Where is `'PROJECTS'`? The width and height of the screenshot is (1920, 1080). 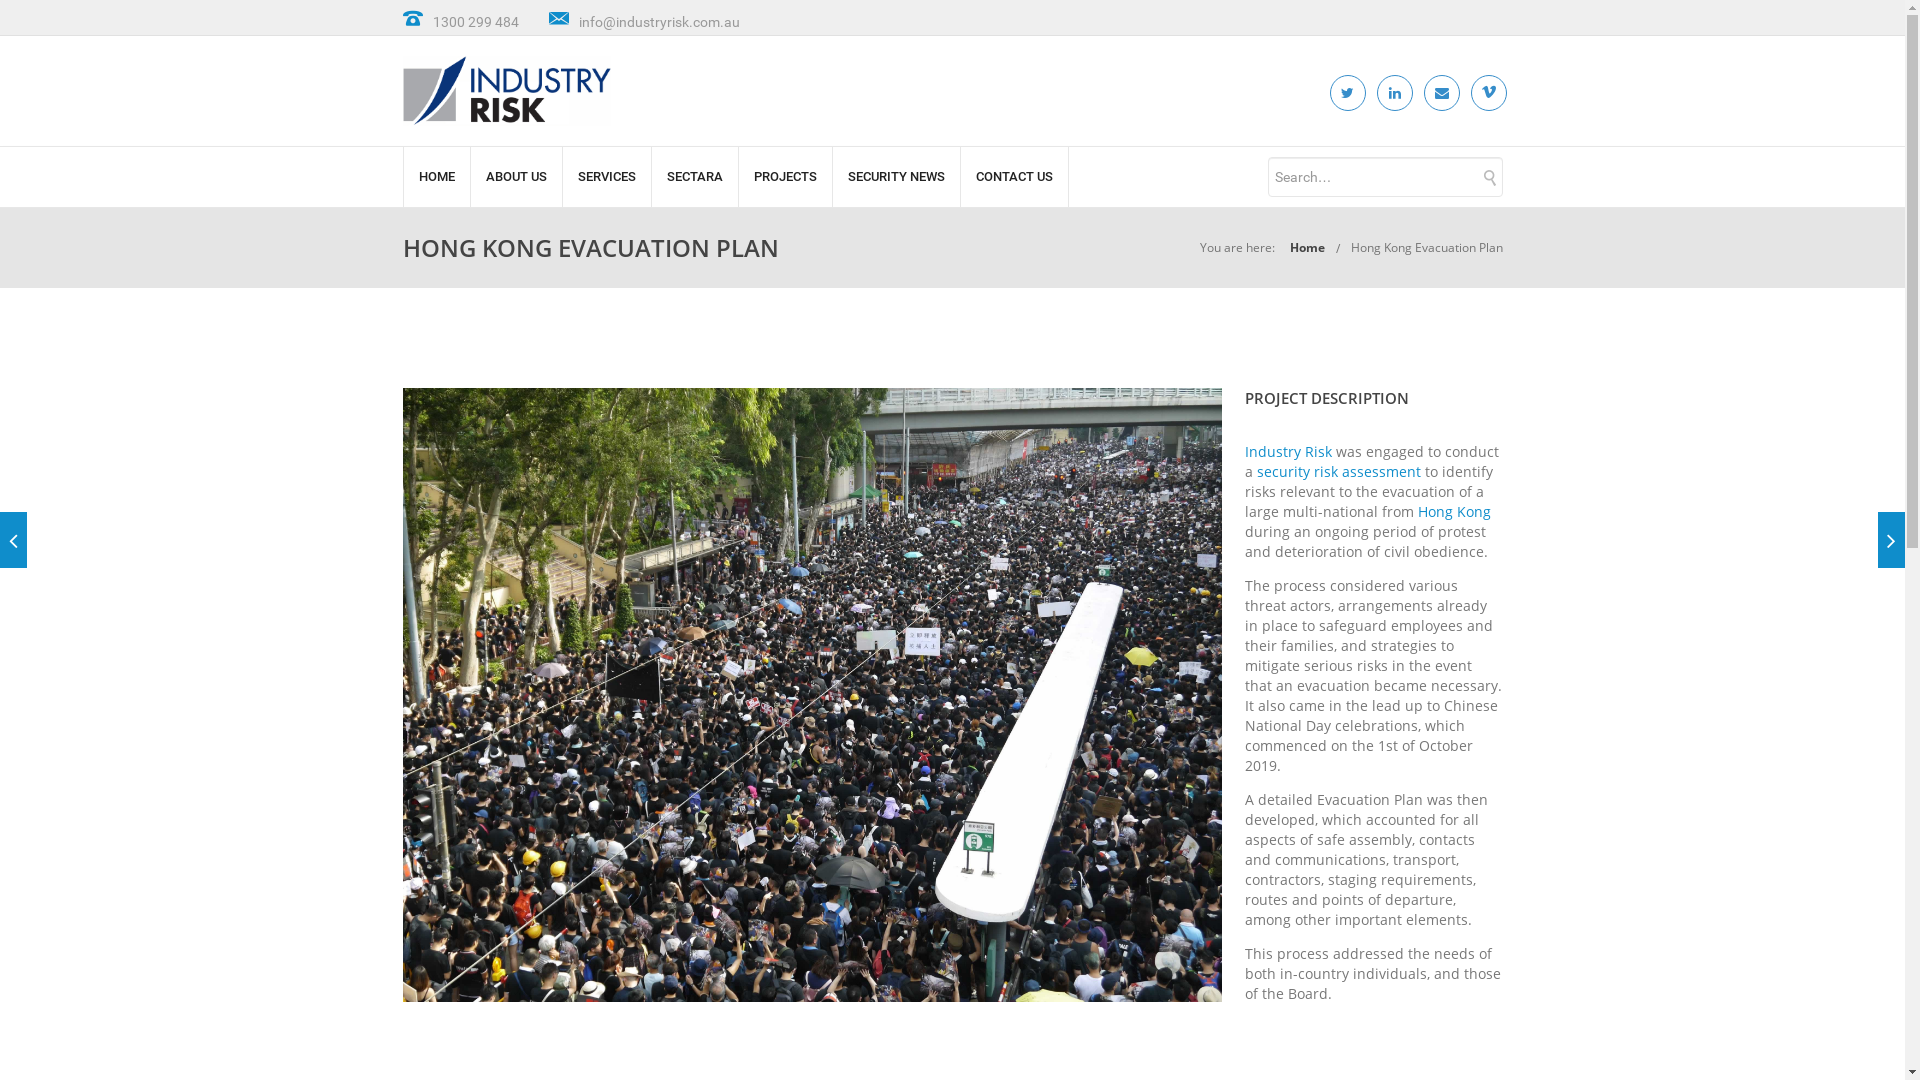 'PROJECTS' is located at coordinates (784, 176).